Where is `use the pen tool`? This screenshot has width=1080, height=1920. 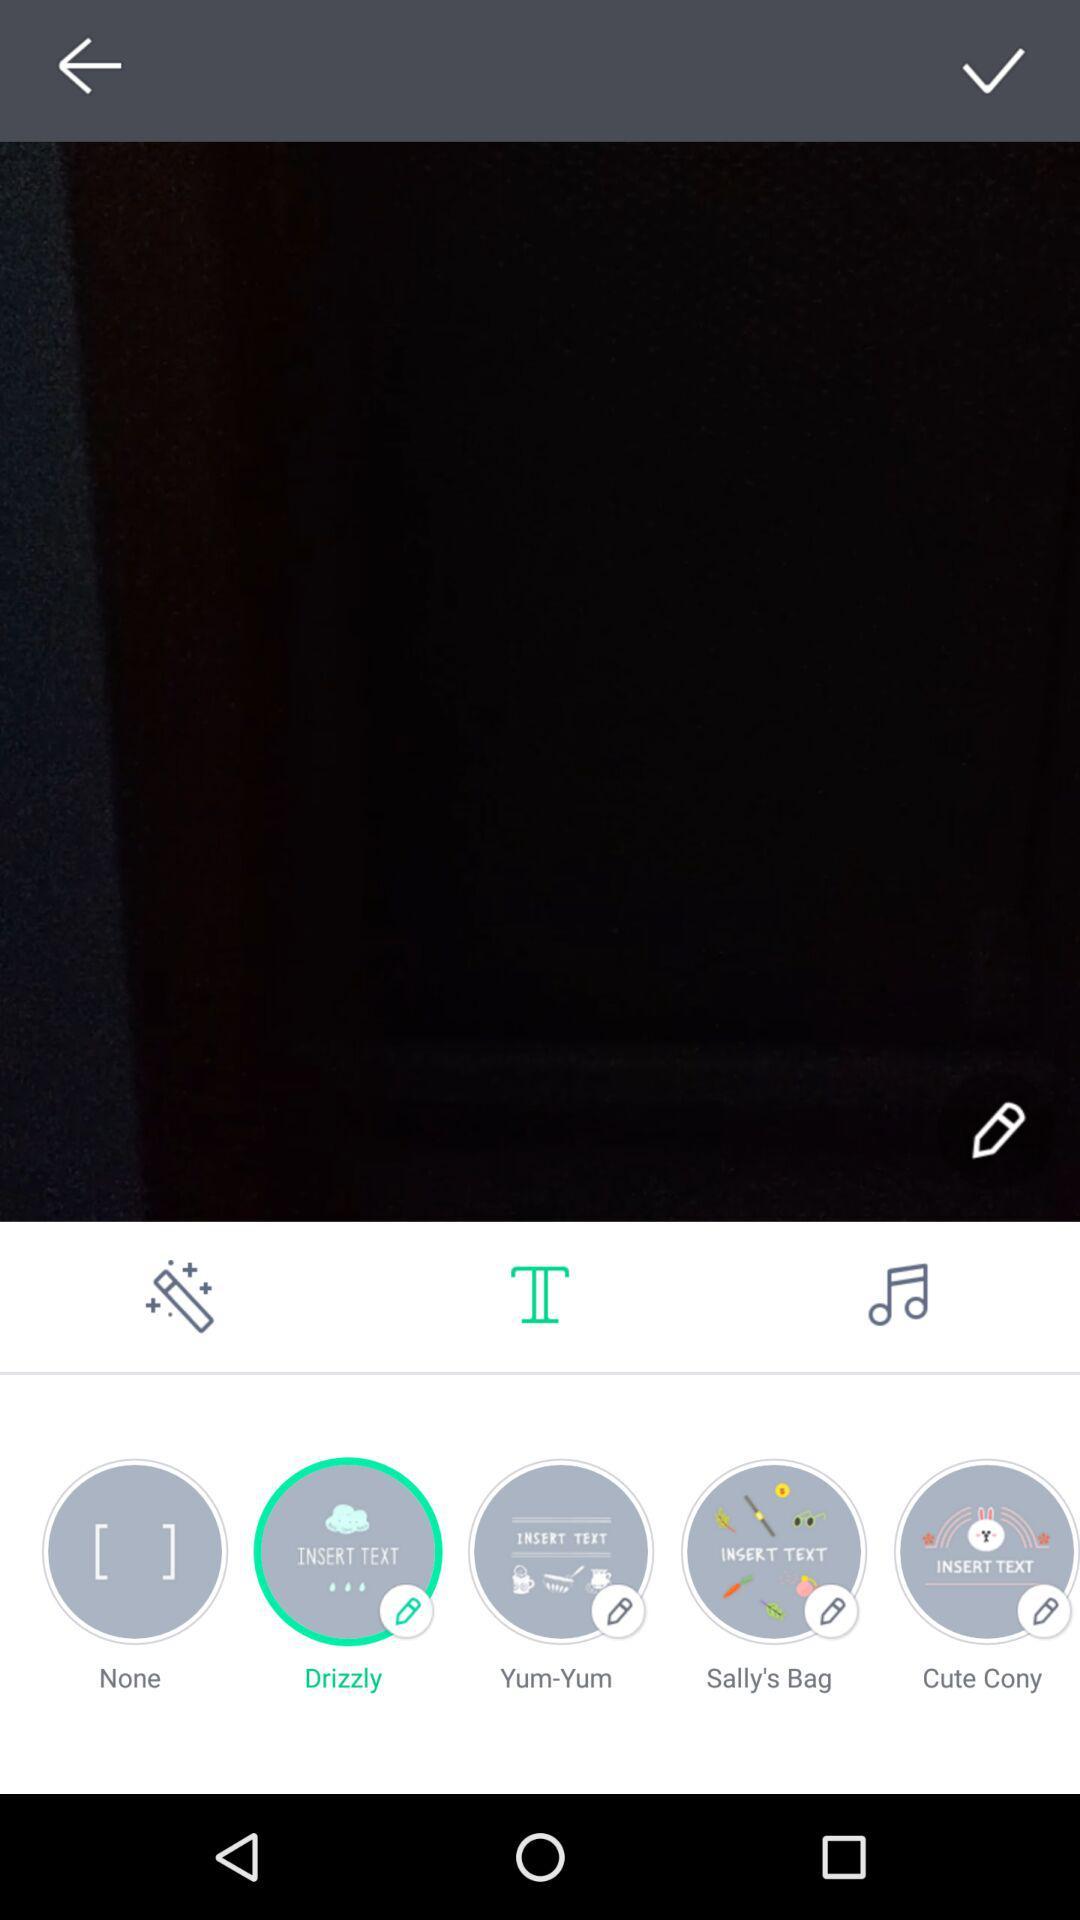 use the pen tool is located at coordinates (995, 1131).